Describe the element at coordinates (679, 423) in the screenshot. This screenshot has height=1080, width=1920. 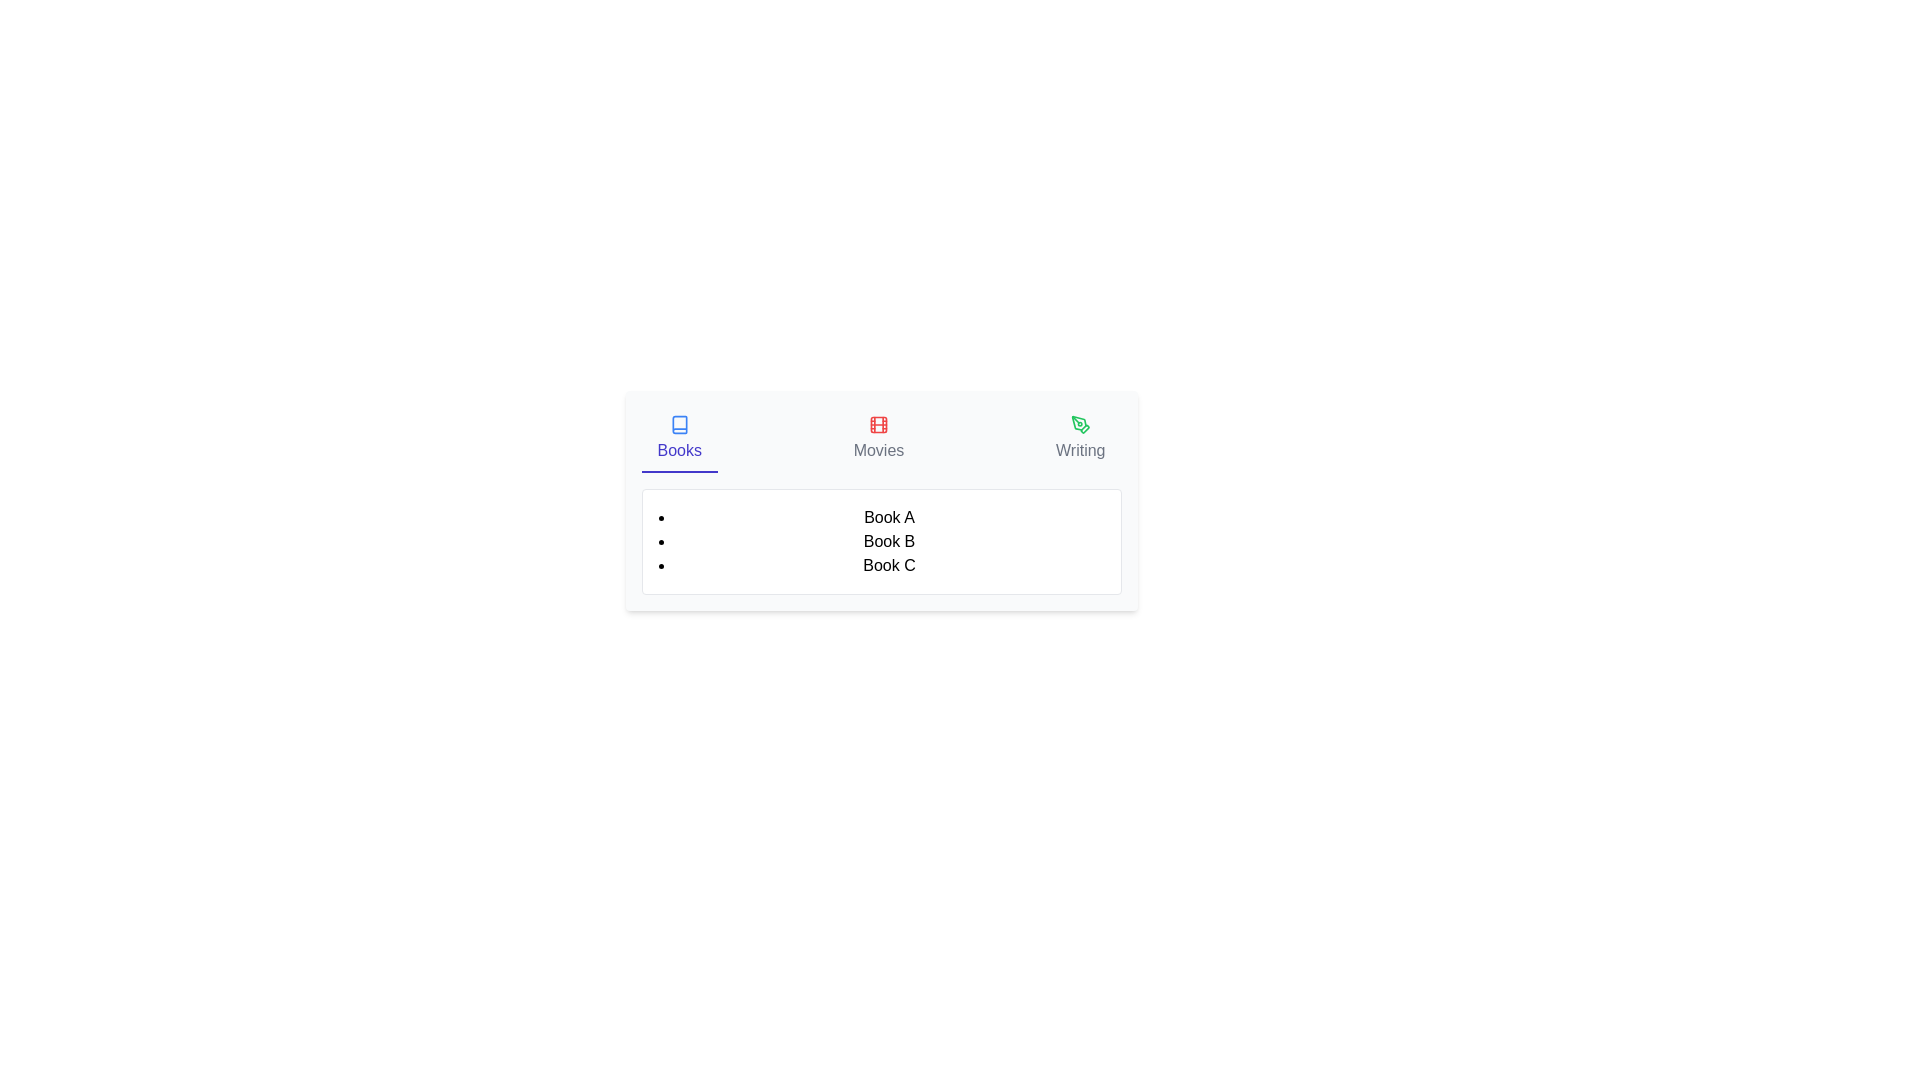
I see `the icon associated with the 'Books' tab to view its content` at that location.